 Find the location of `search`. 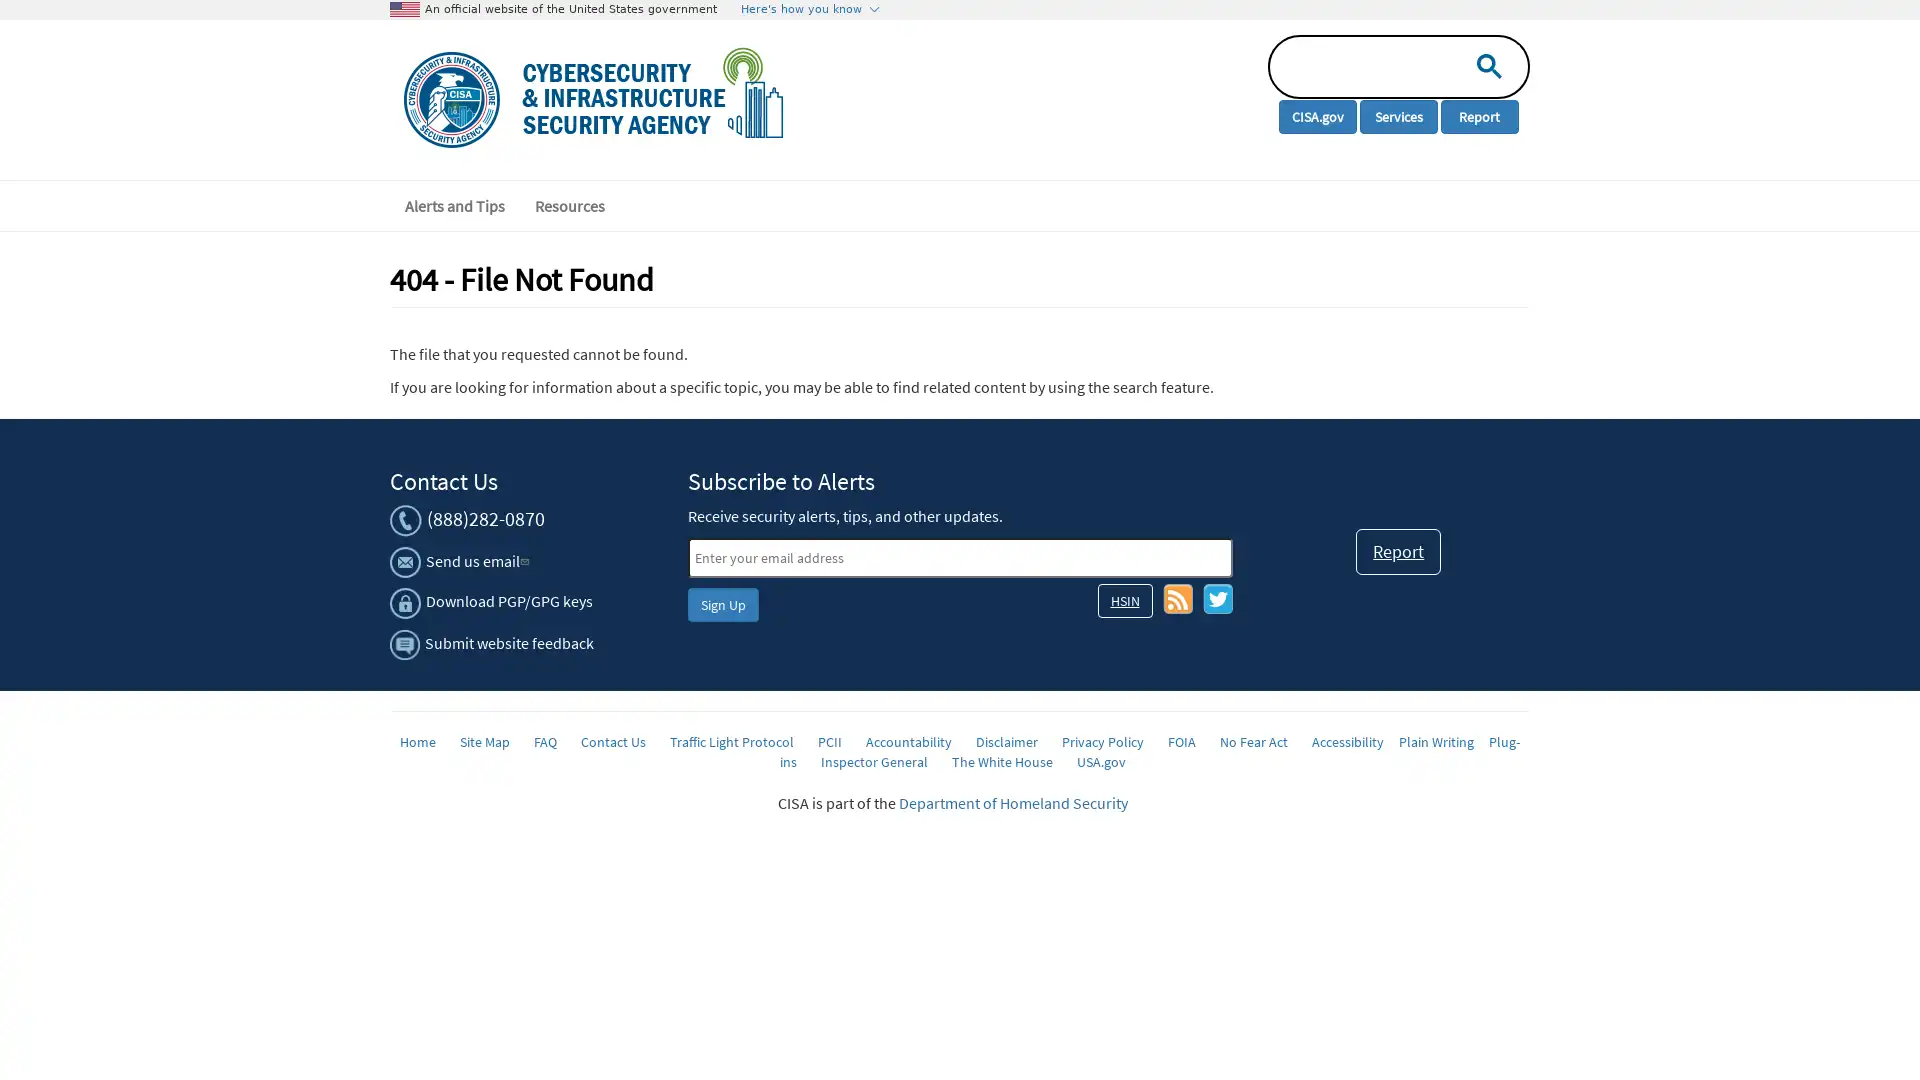

search is located at coordinates (1484, 64).